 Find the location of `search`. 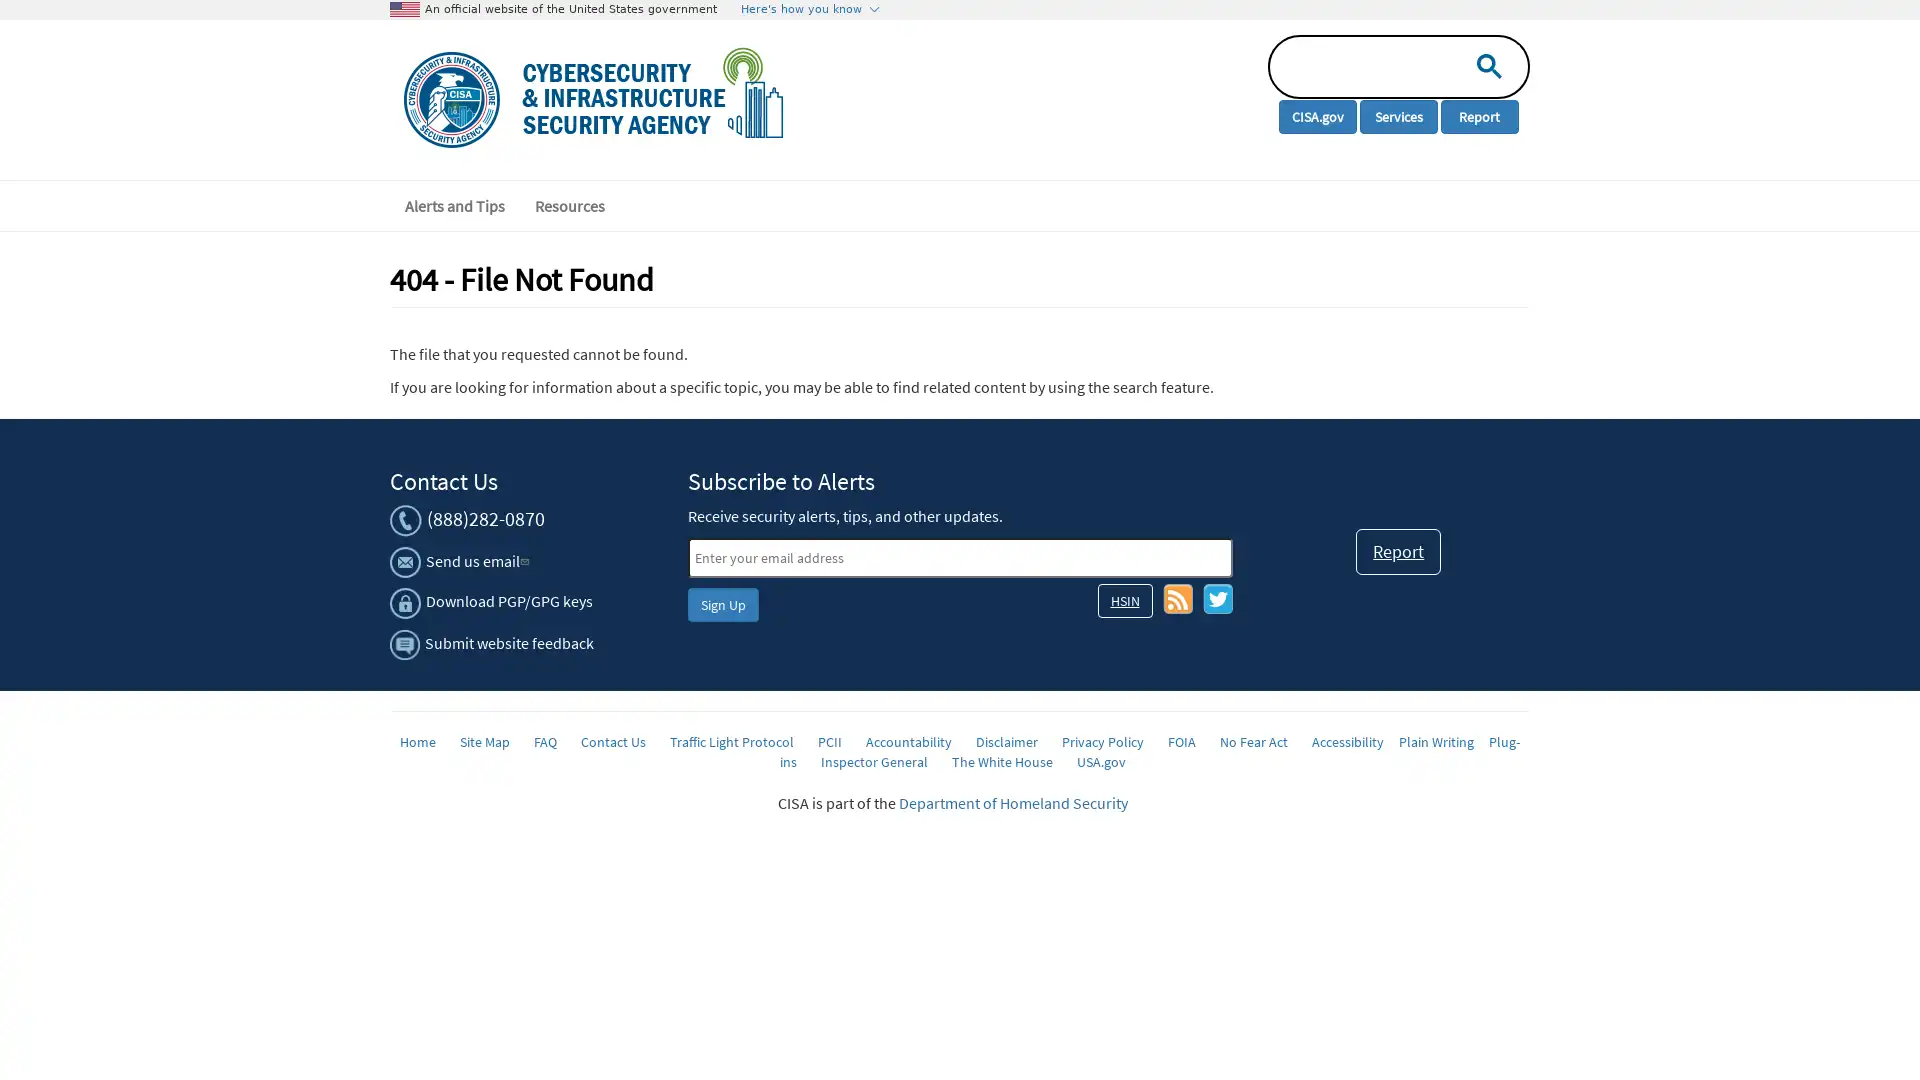

search is located at coordinates (1484, 64).